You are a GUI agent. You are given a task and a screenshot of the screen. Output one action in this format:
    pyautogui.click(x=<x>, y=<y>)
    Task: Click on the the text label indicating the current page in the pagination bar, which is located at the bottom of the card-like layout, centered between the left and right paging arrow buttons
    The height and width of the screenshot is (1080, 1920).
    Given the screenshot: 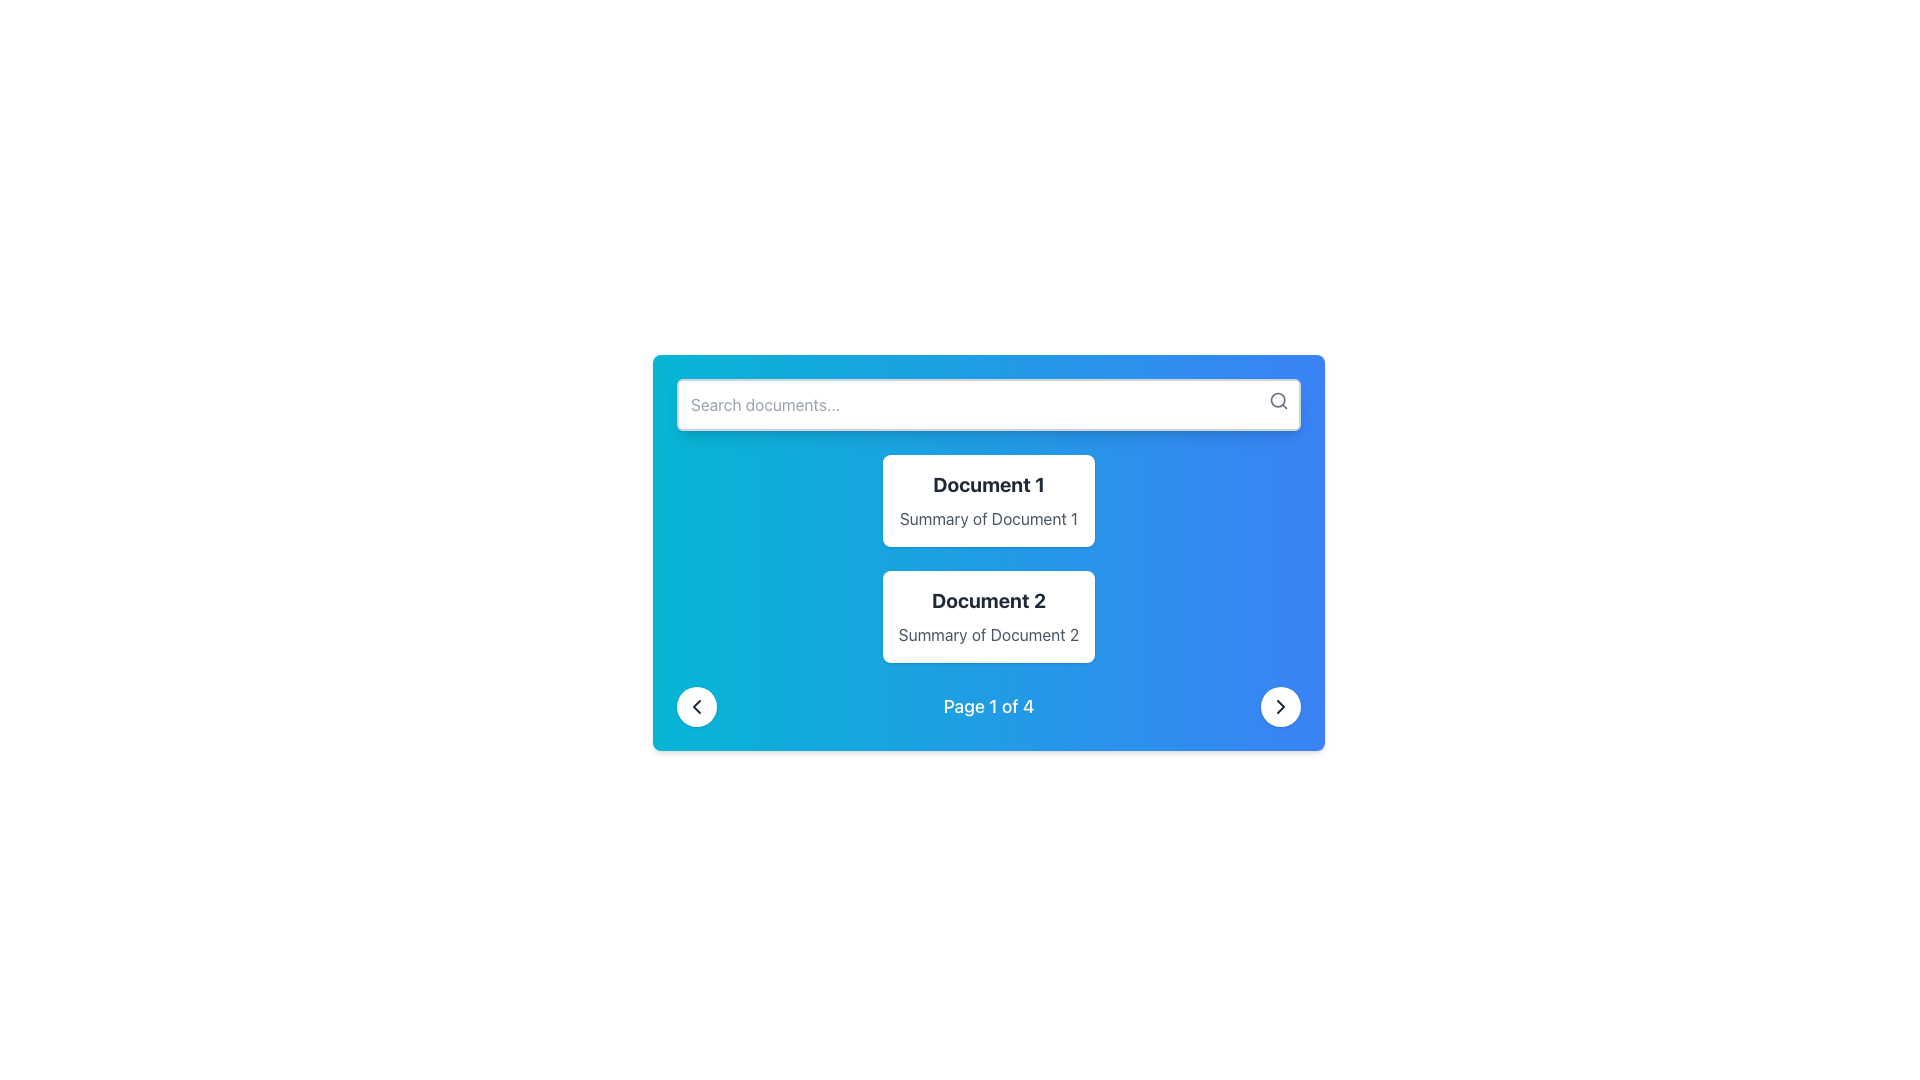 What is the action you would take?
    pyautogui.click(x=988, y=705)
    